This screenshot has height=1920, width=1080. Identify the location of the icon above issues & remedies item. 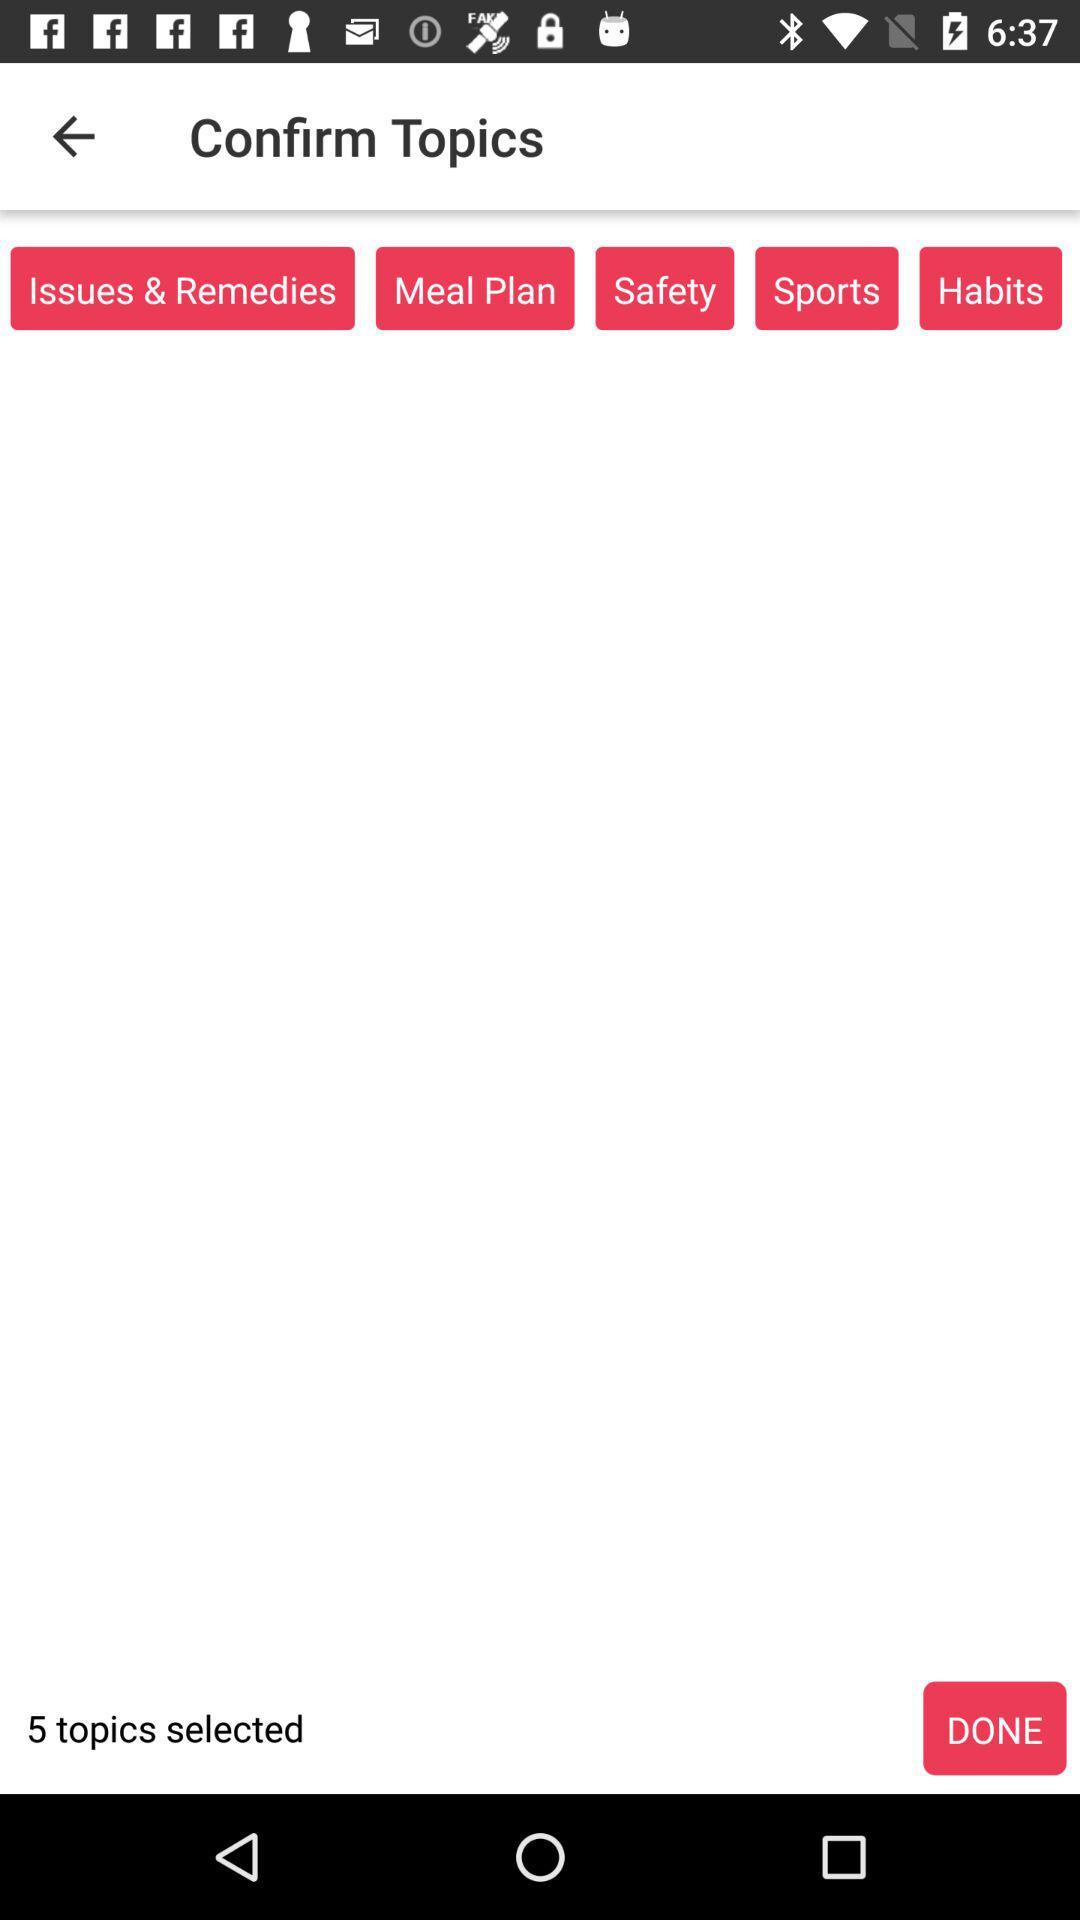
(72, 135).